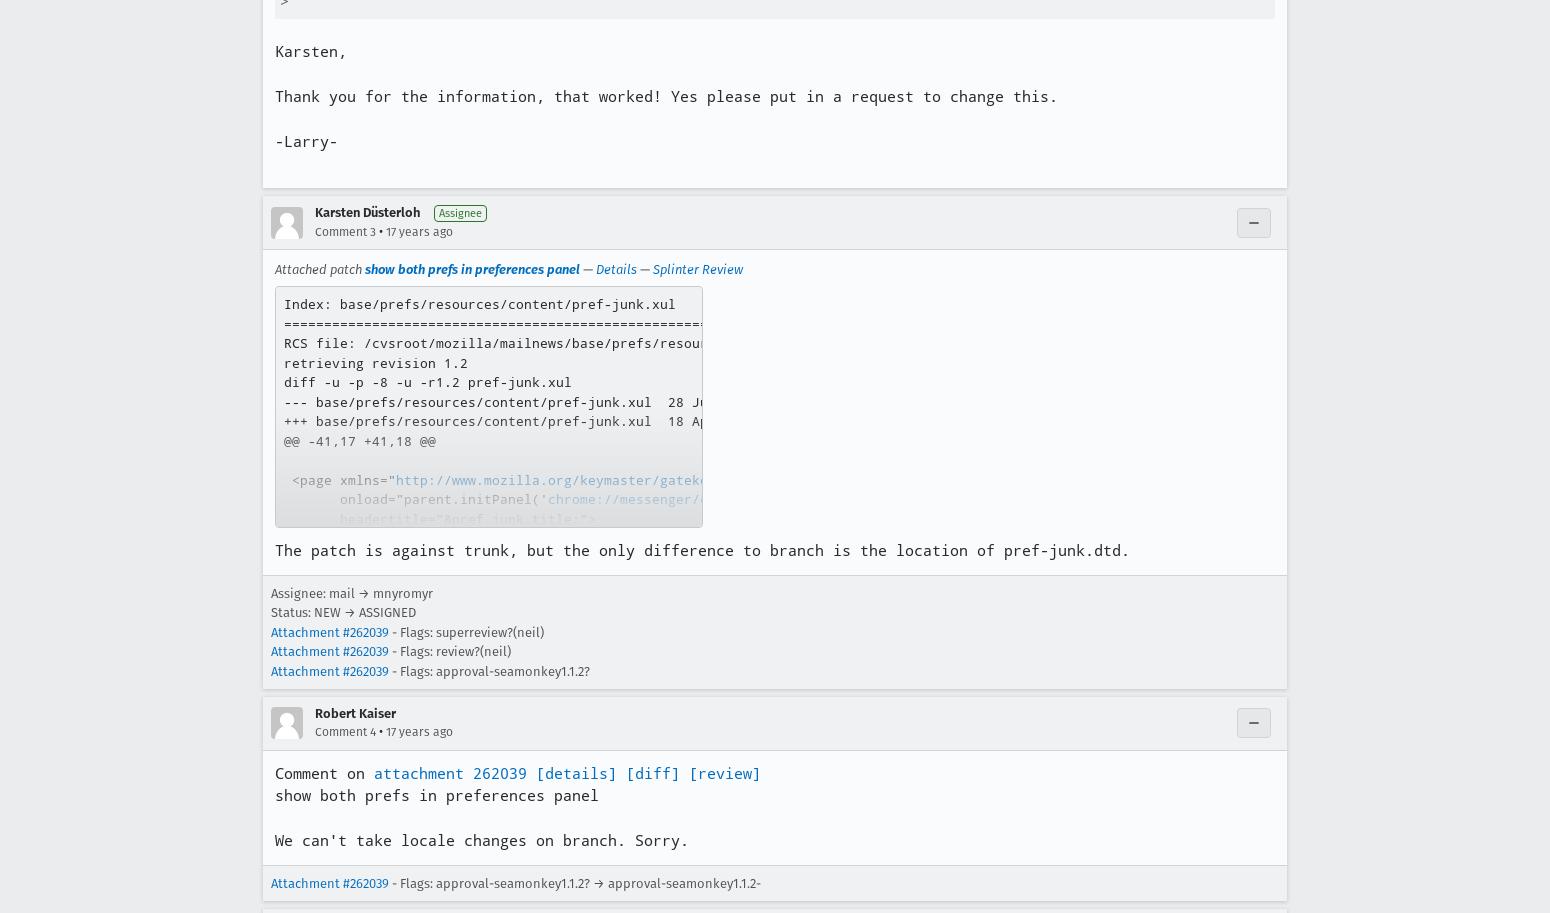 Image resolution: width=1550 pixels, height=913 pixels. Describe the element at coordinates (373, 773) in the screenshot. I see `'attachment 262039'` at that location.